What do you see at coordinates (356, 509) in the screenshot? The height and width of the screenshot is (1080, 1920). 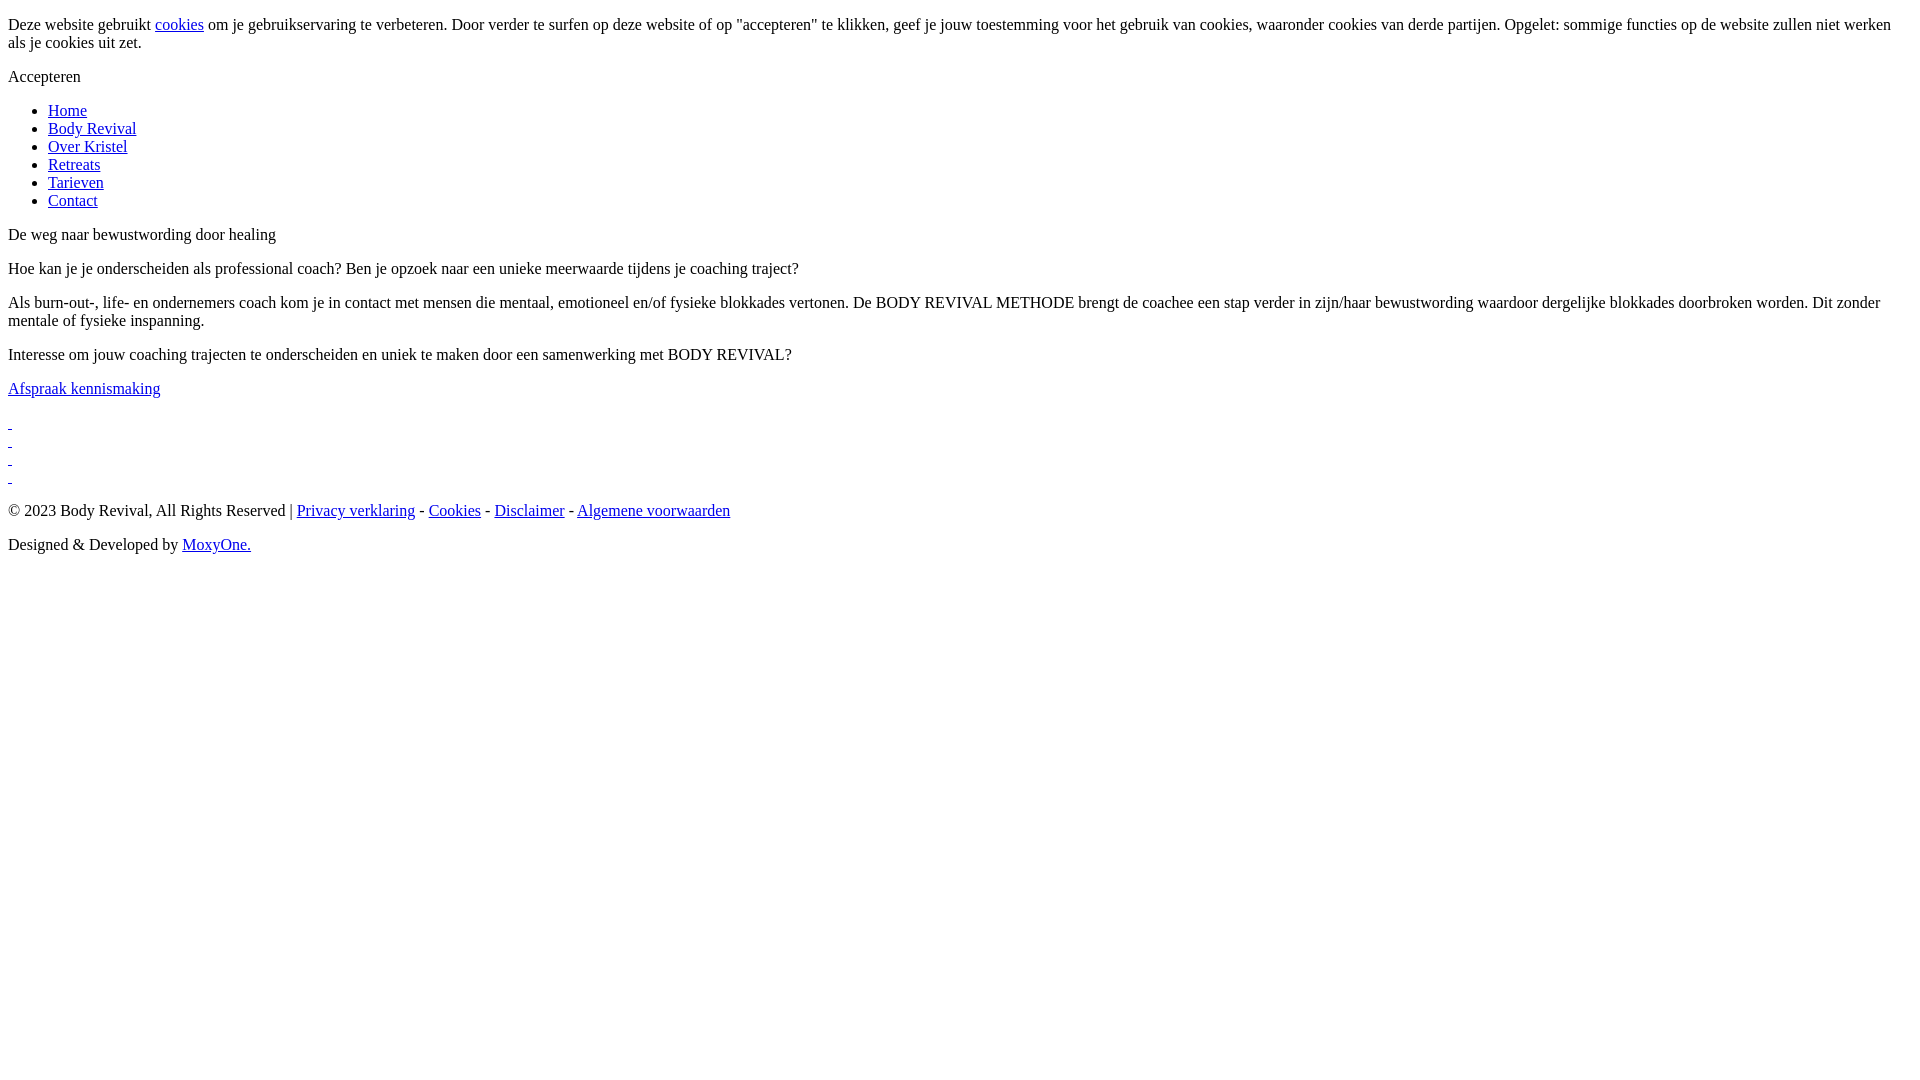 I see `'Privacy verklaring'` at bounding box center [356, 509].